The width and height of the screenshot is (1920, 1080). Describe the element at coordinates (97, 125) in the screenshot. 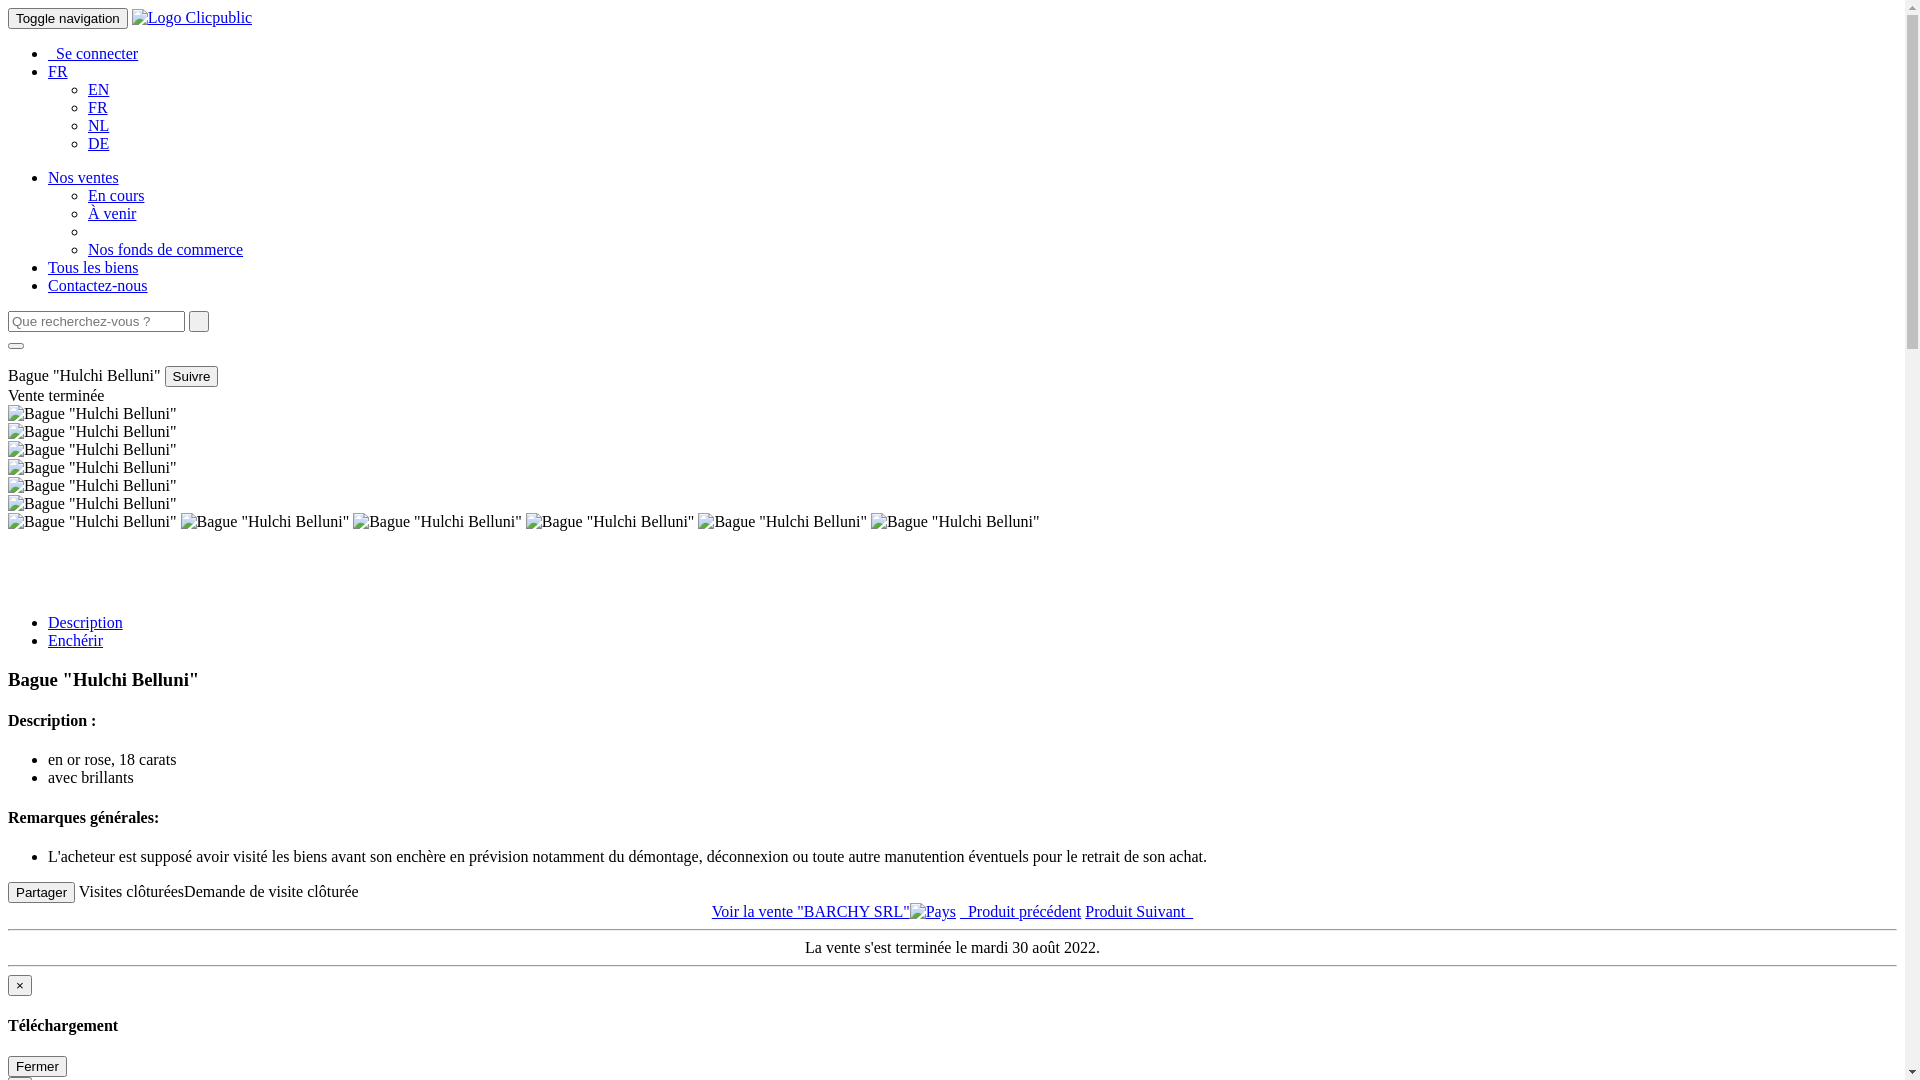

I see `'NL'` at that location.